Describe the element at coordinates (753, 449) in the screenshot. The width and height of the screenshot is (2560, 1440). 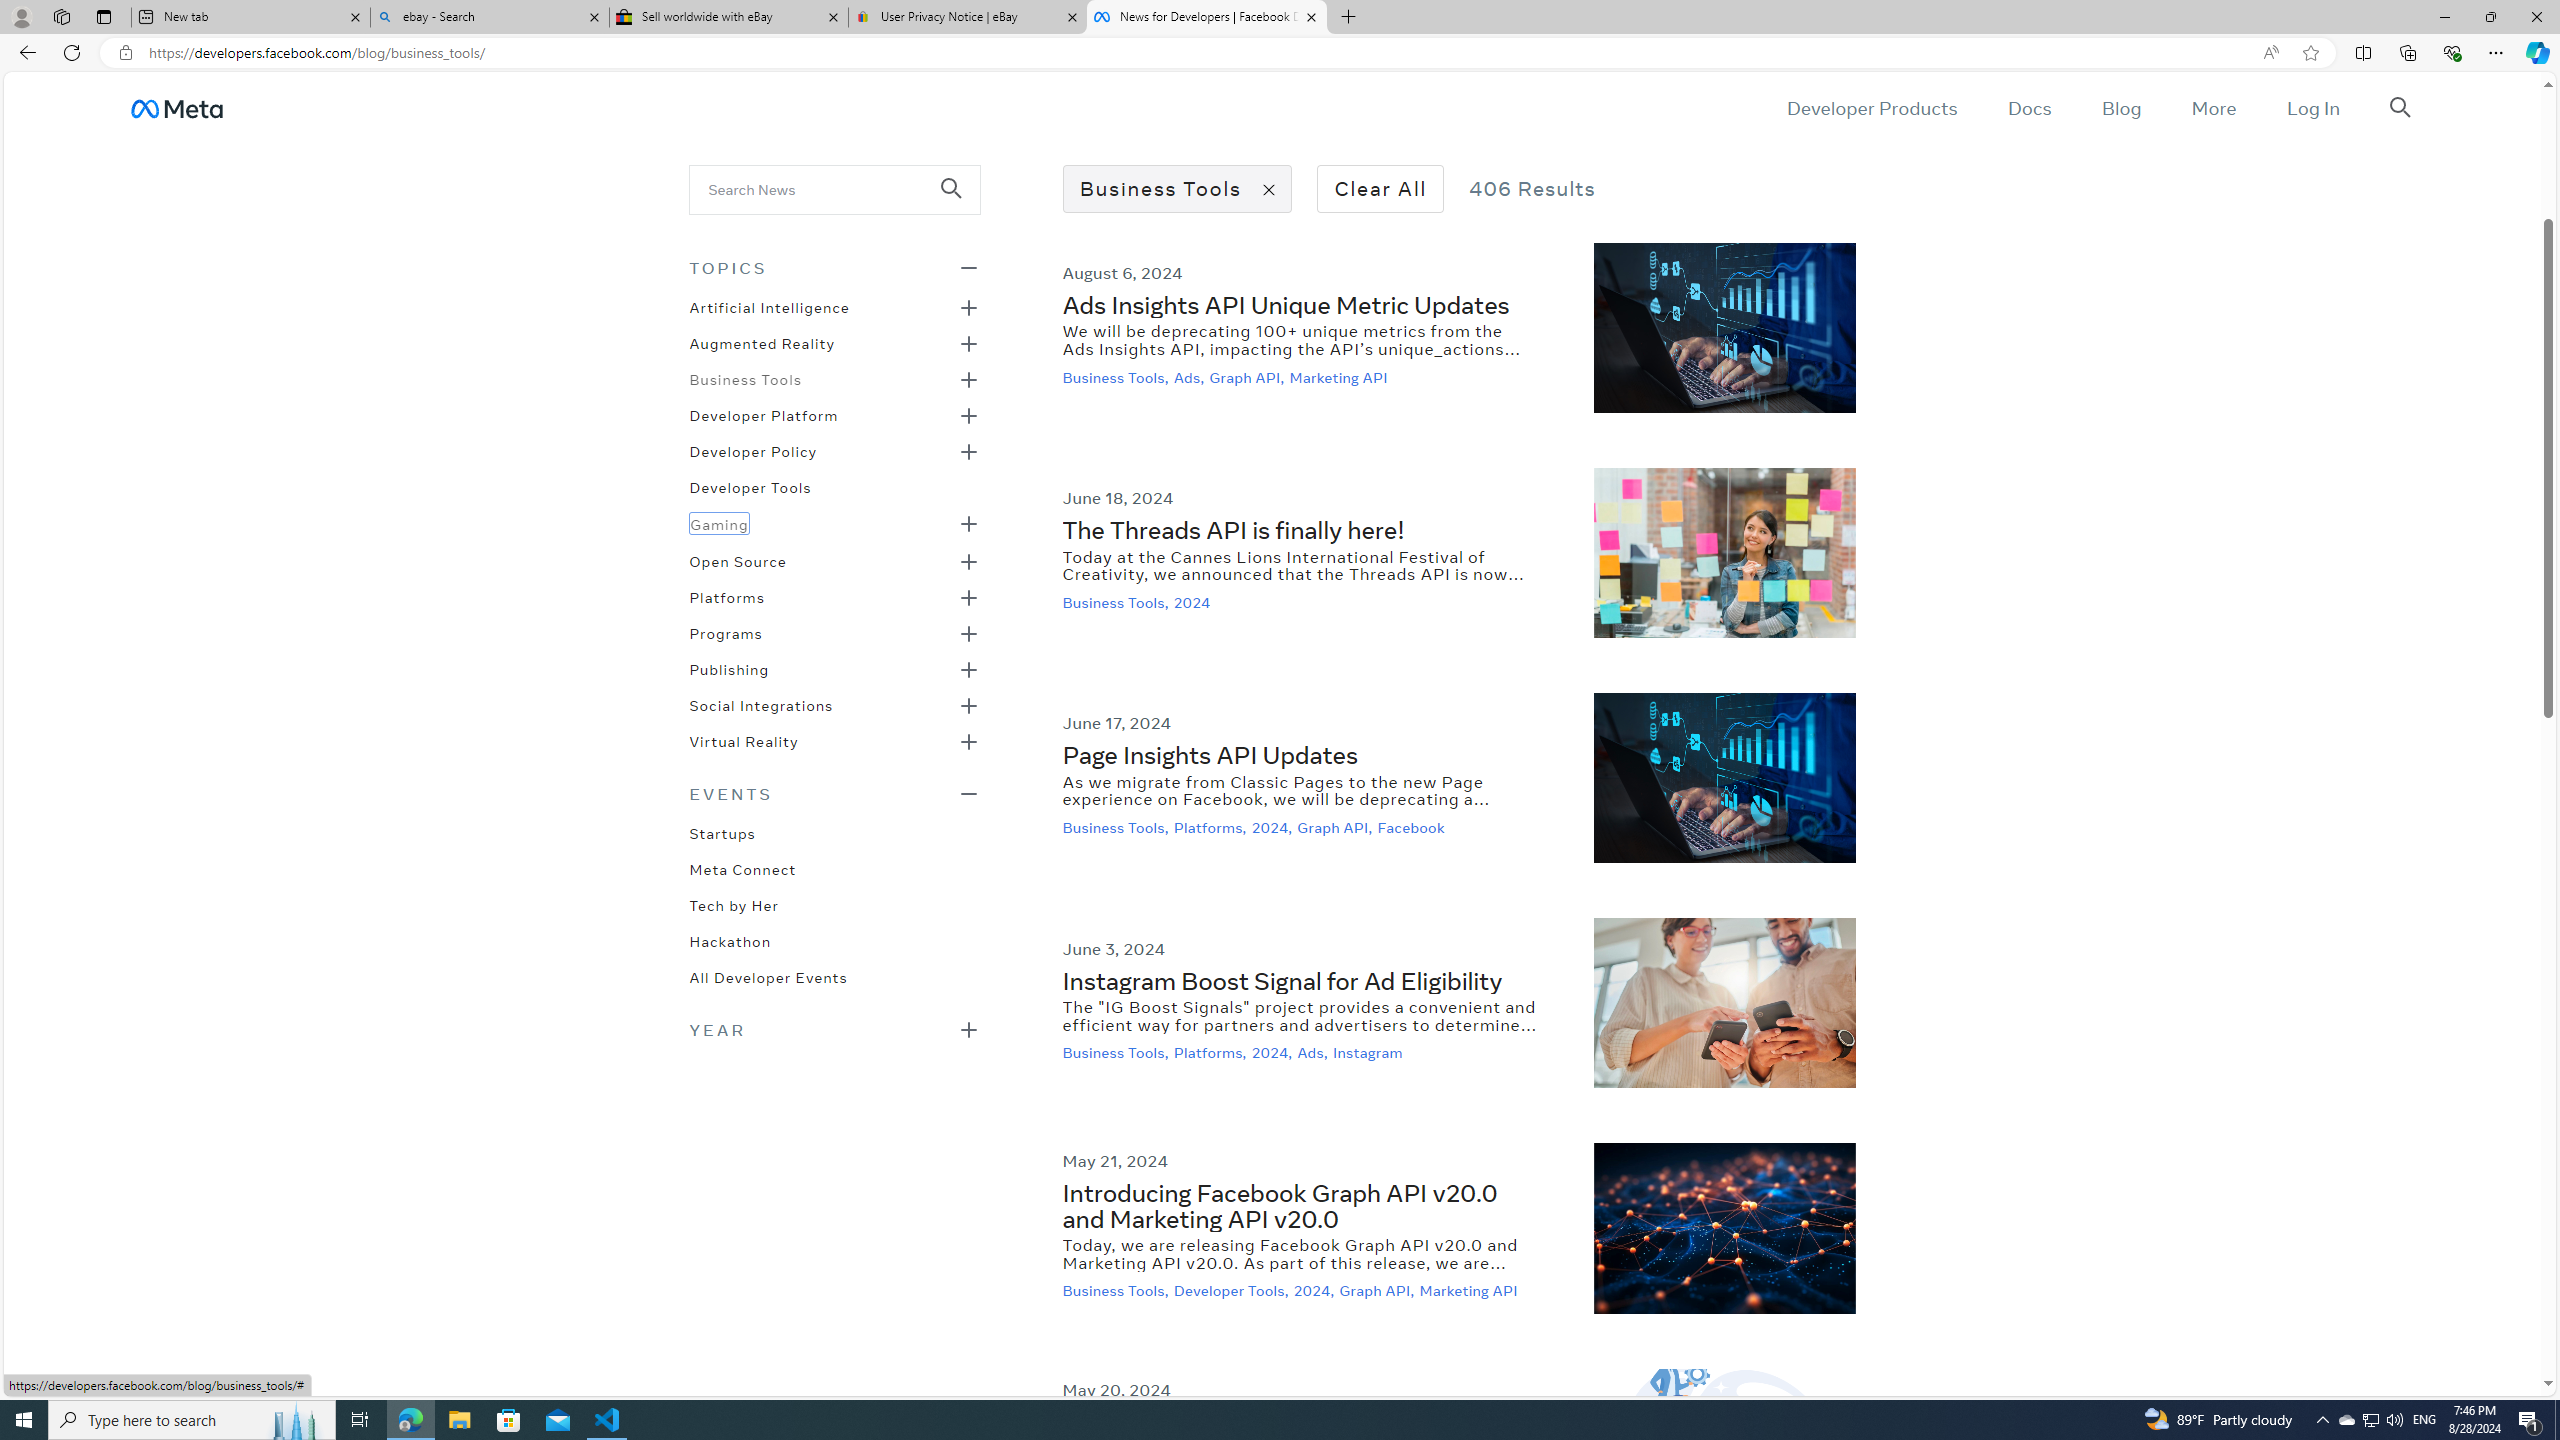
I see `'Developer Policy'` at that location.